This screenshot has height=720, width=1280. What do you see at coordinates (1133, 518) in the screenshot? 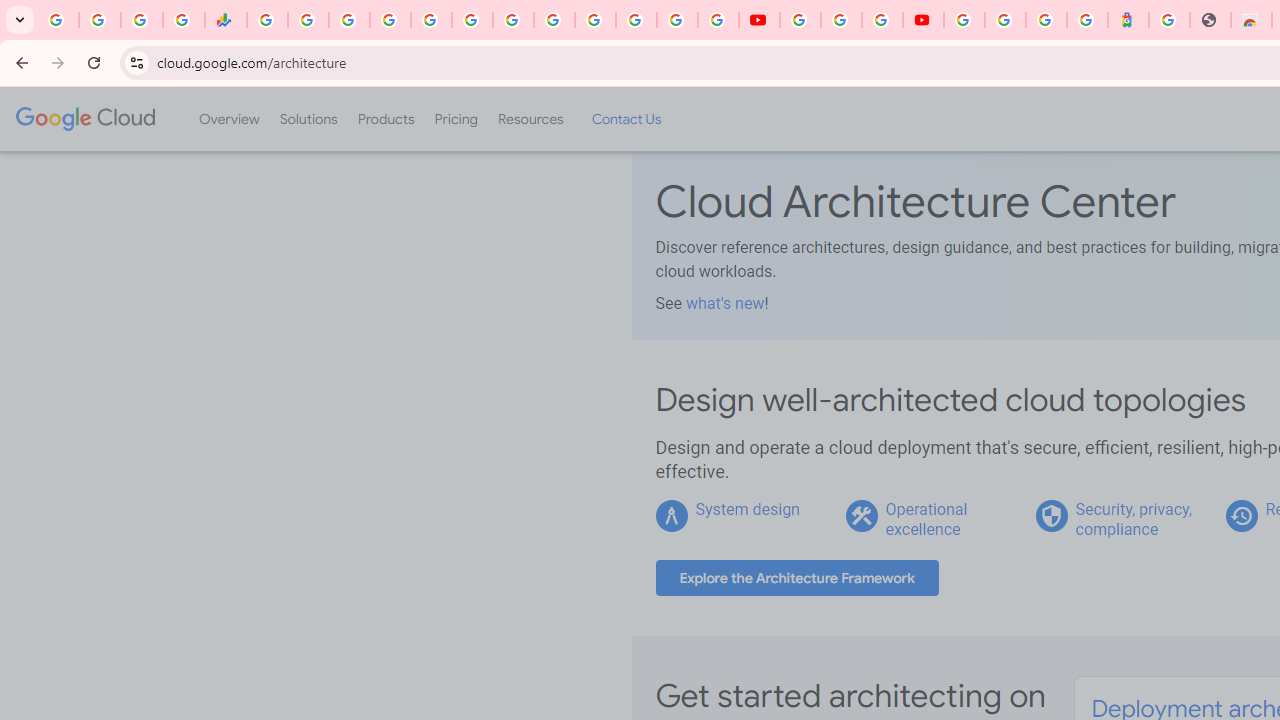
I see `'Security, privacy, compliance'` at bounding box center [1133, 518].